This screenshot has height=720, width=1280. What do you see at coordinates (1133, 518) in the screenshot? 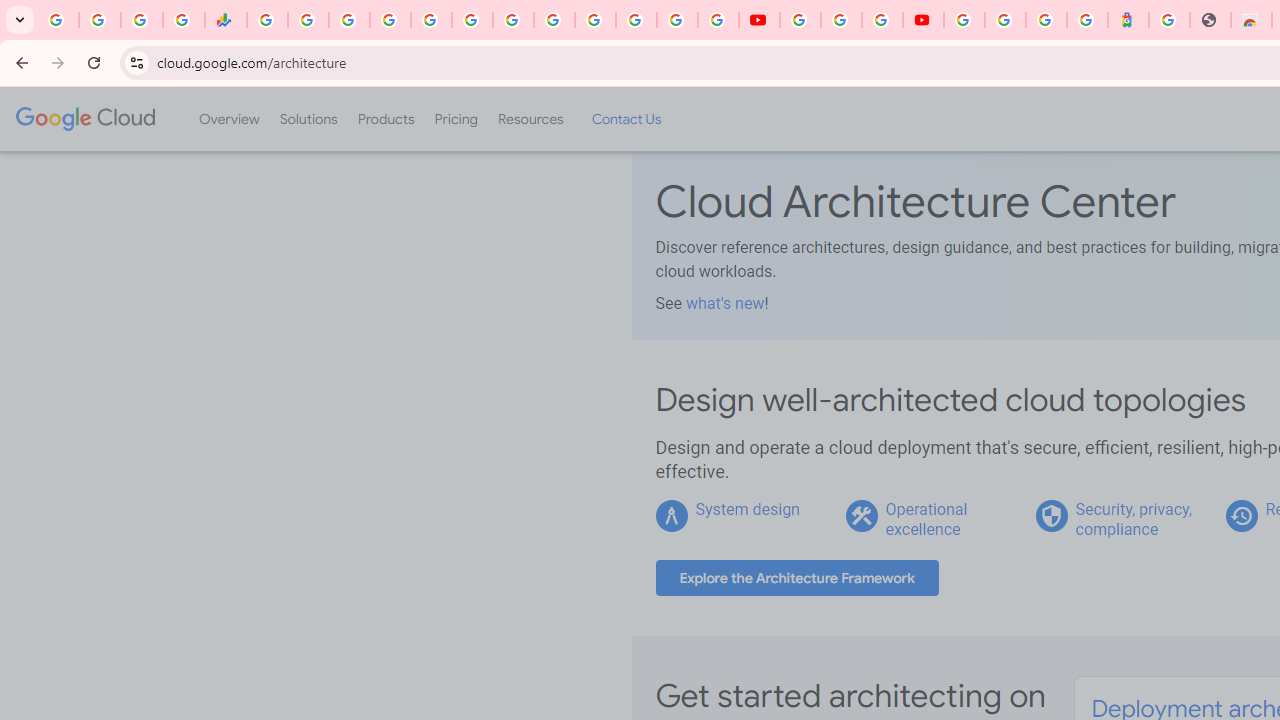
I see `'Security, privacy, compliance'` at bounding box center [1133, 518].